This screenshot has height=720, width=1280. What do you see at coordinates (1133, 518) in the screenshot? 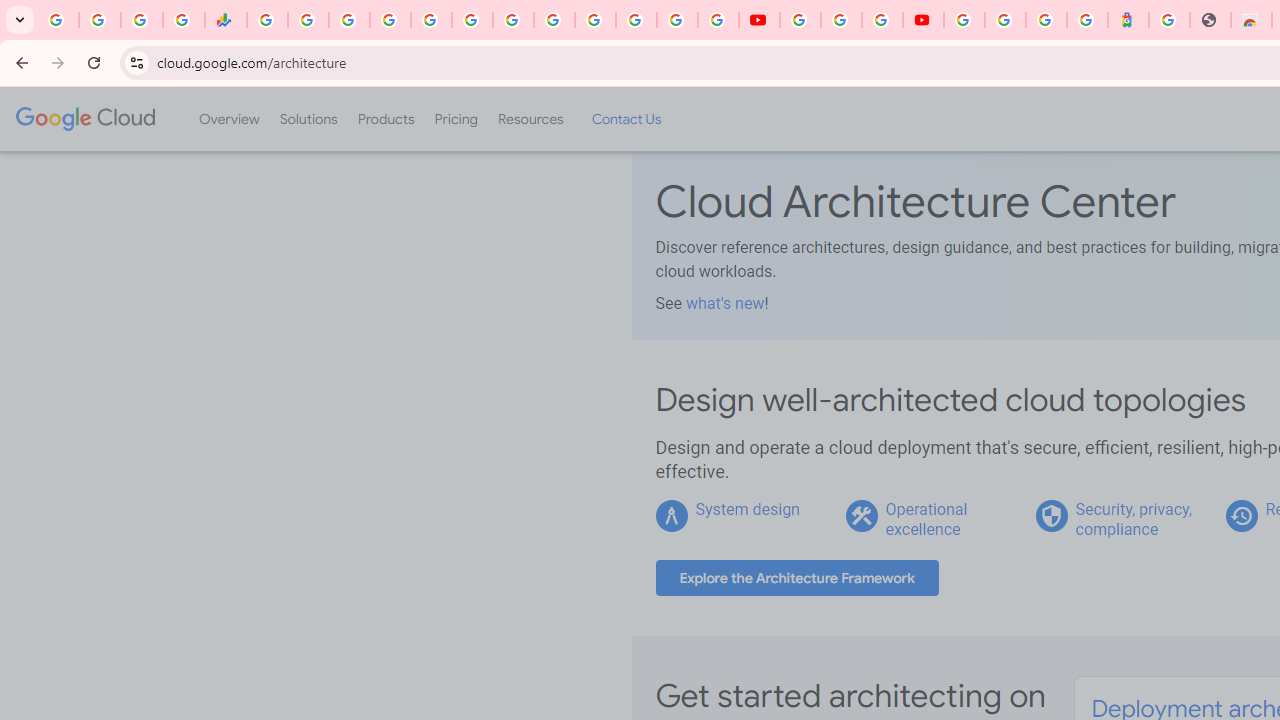
I see `'Security, privacy, compliance'` at bounding box center [1133, 518].